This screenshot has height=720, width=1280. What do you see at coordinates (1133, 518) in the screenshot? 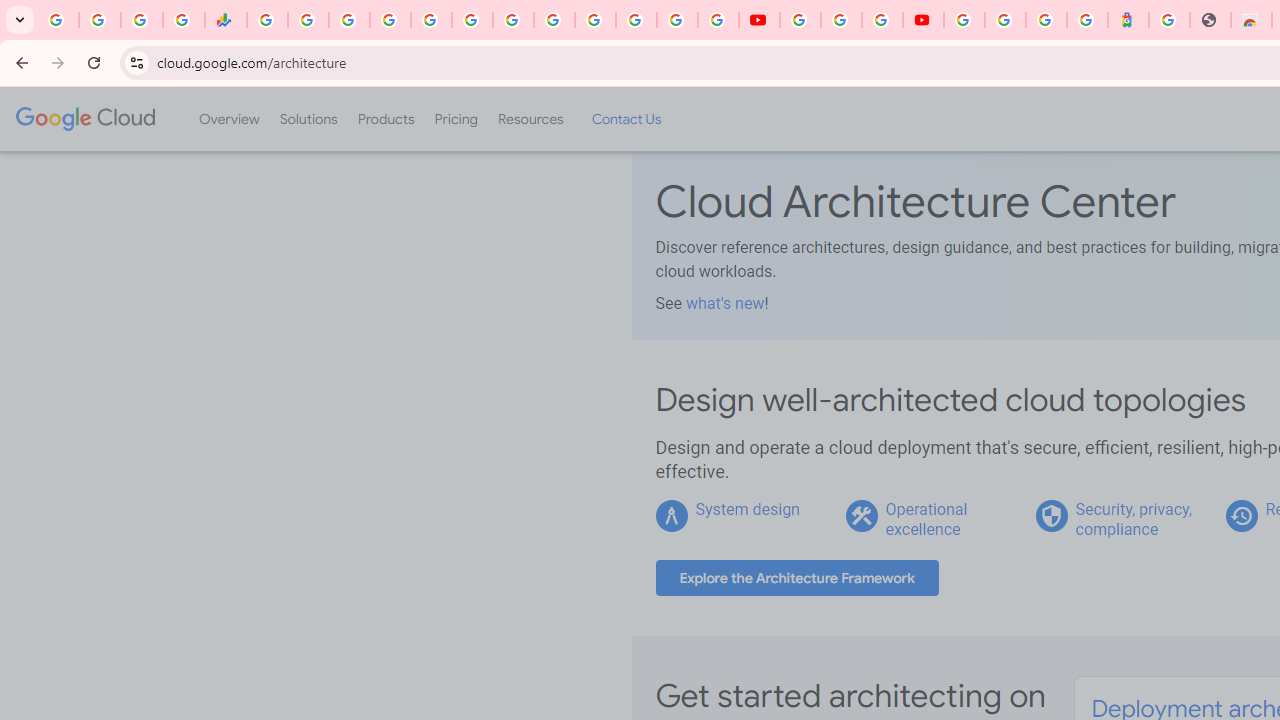
I see `'Security, privacy, compliance'` at bounding box center [1133, 518].